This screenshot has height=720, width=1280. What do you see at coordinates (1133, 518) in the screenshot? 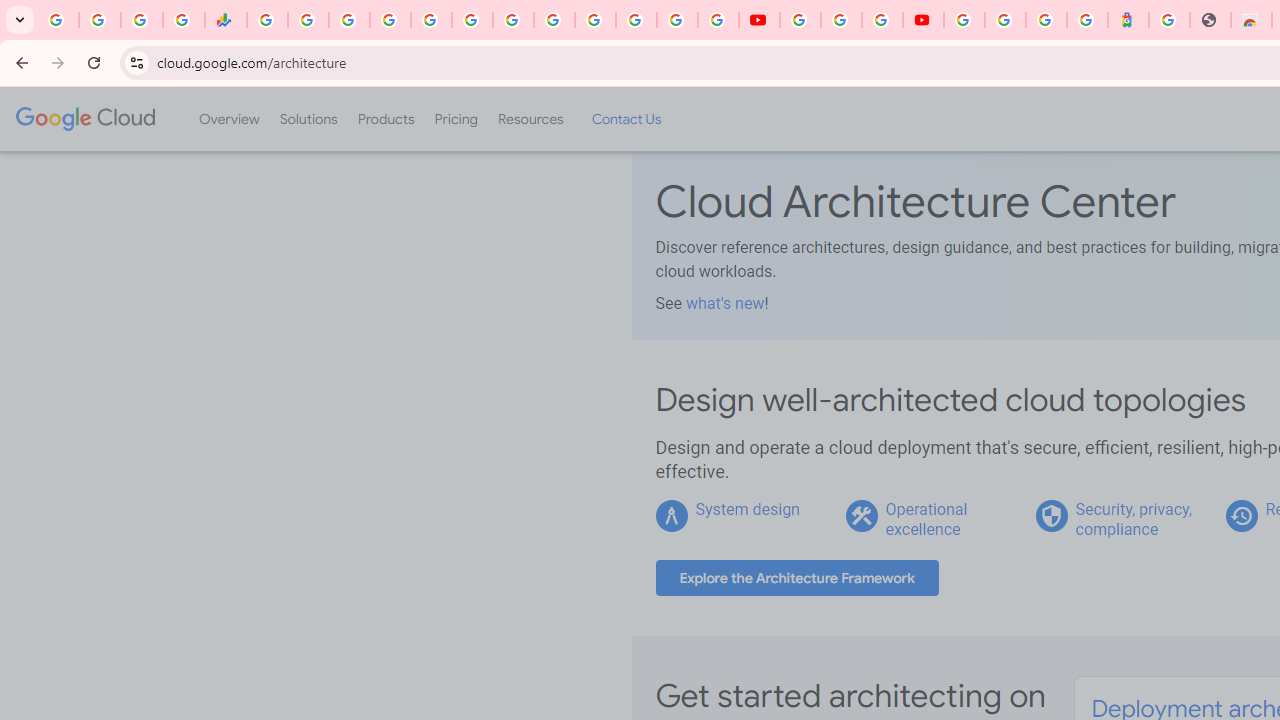
I see `'Security, privacy, compliance'` at bounding box center [1133, 518].